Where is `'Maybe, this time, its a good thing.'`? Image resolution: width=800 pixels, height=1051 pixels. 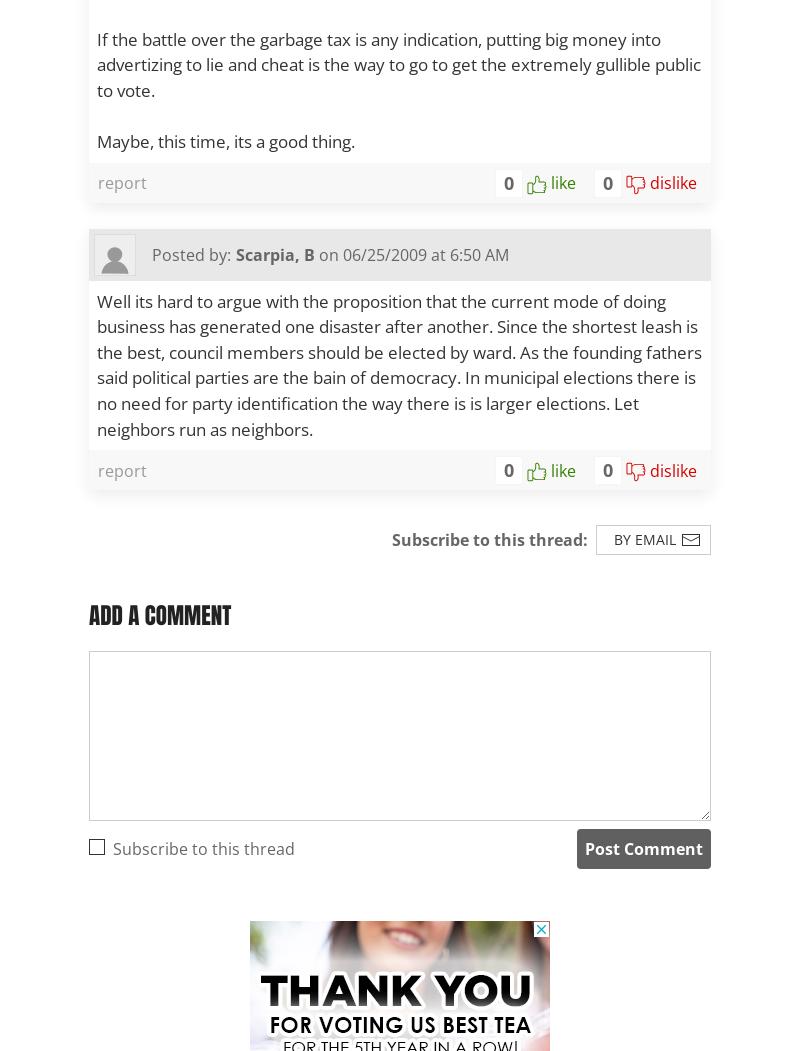 'Maybe, this time, its a good thing.' is located at coordinates (225, 140).